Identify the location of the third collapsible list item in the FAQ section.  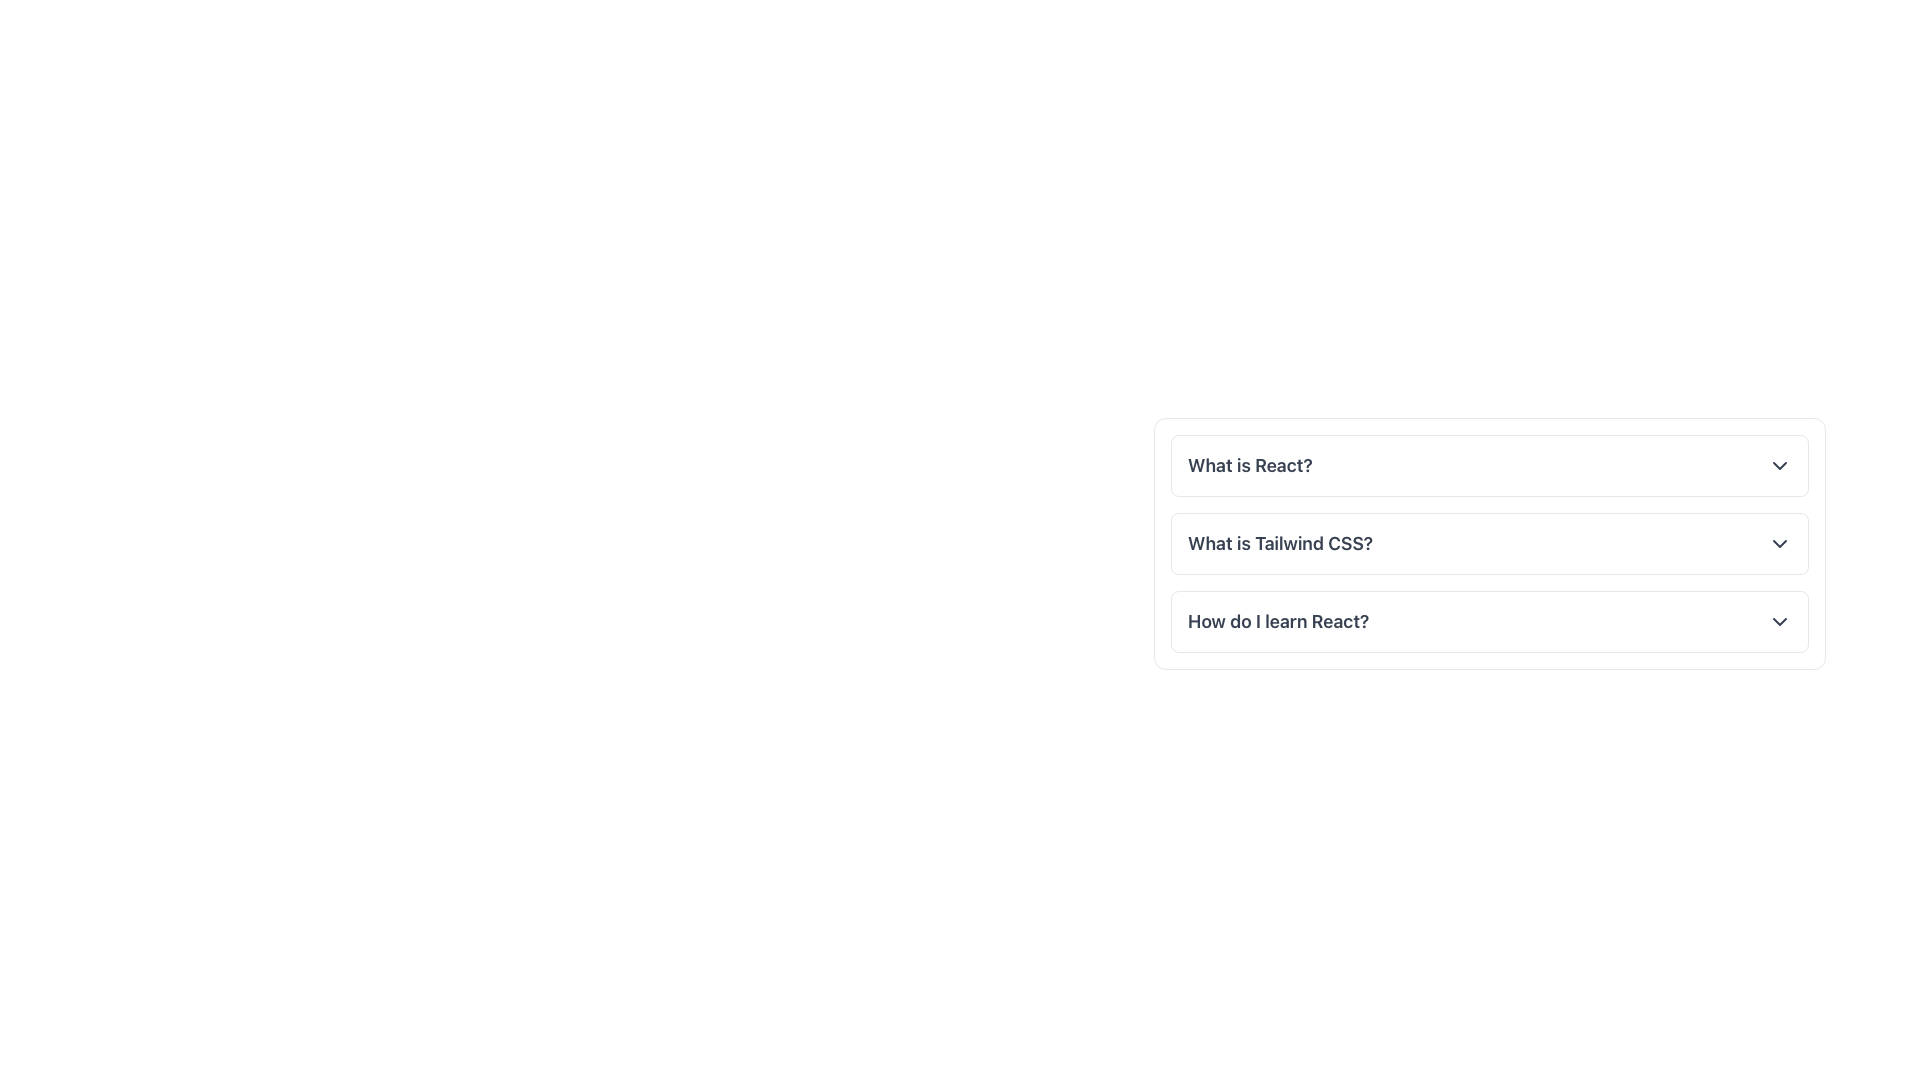
(1489, 620).